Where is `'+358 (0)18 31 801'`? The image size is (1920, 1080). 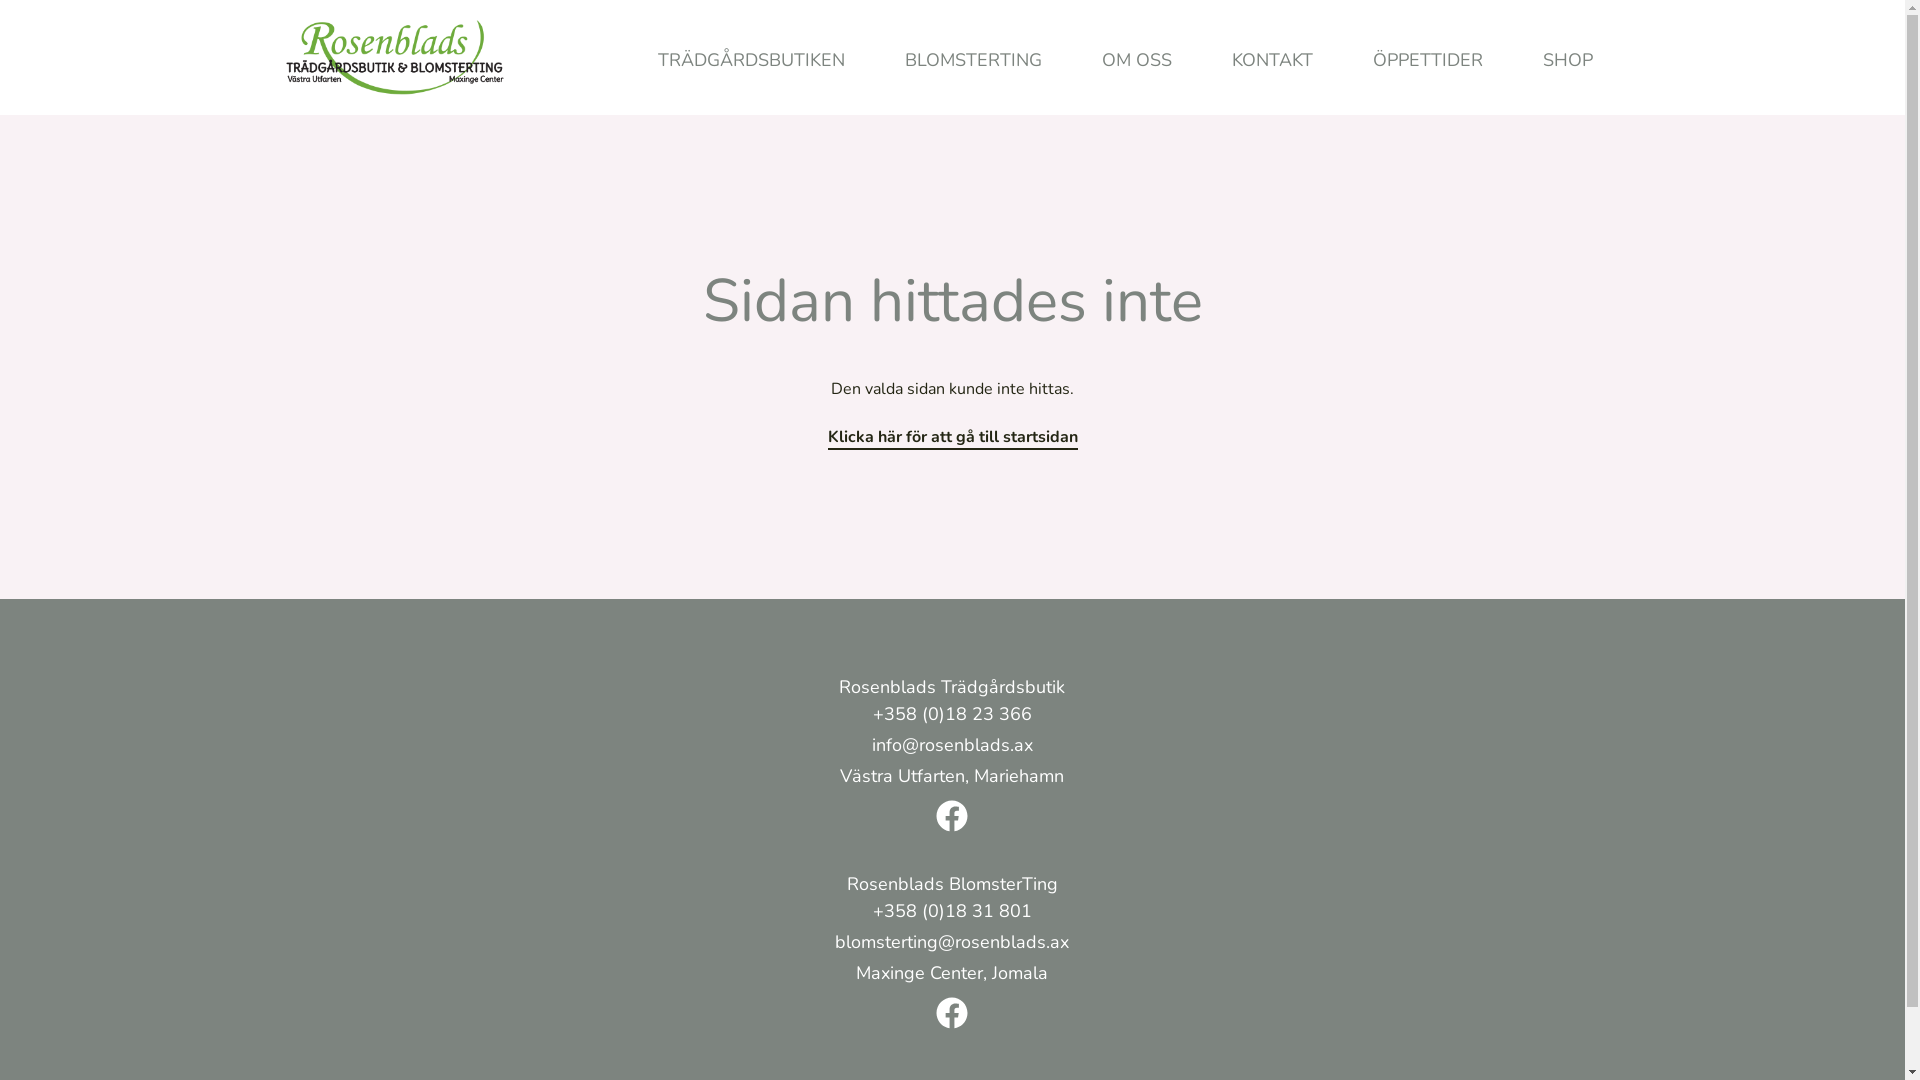 '+358 (0)18 31 801' is located at coordinates (951, 913).